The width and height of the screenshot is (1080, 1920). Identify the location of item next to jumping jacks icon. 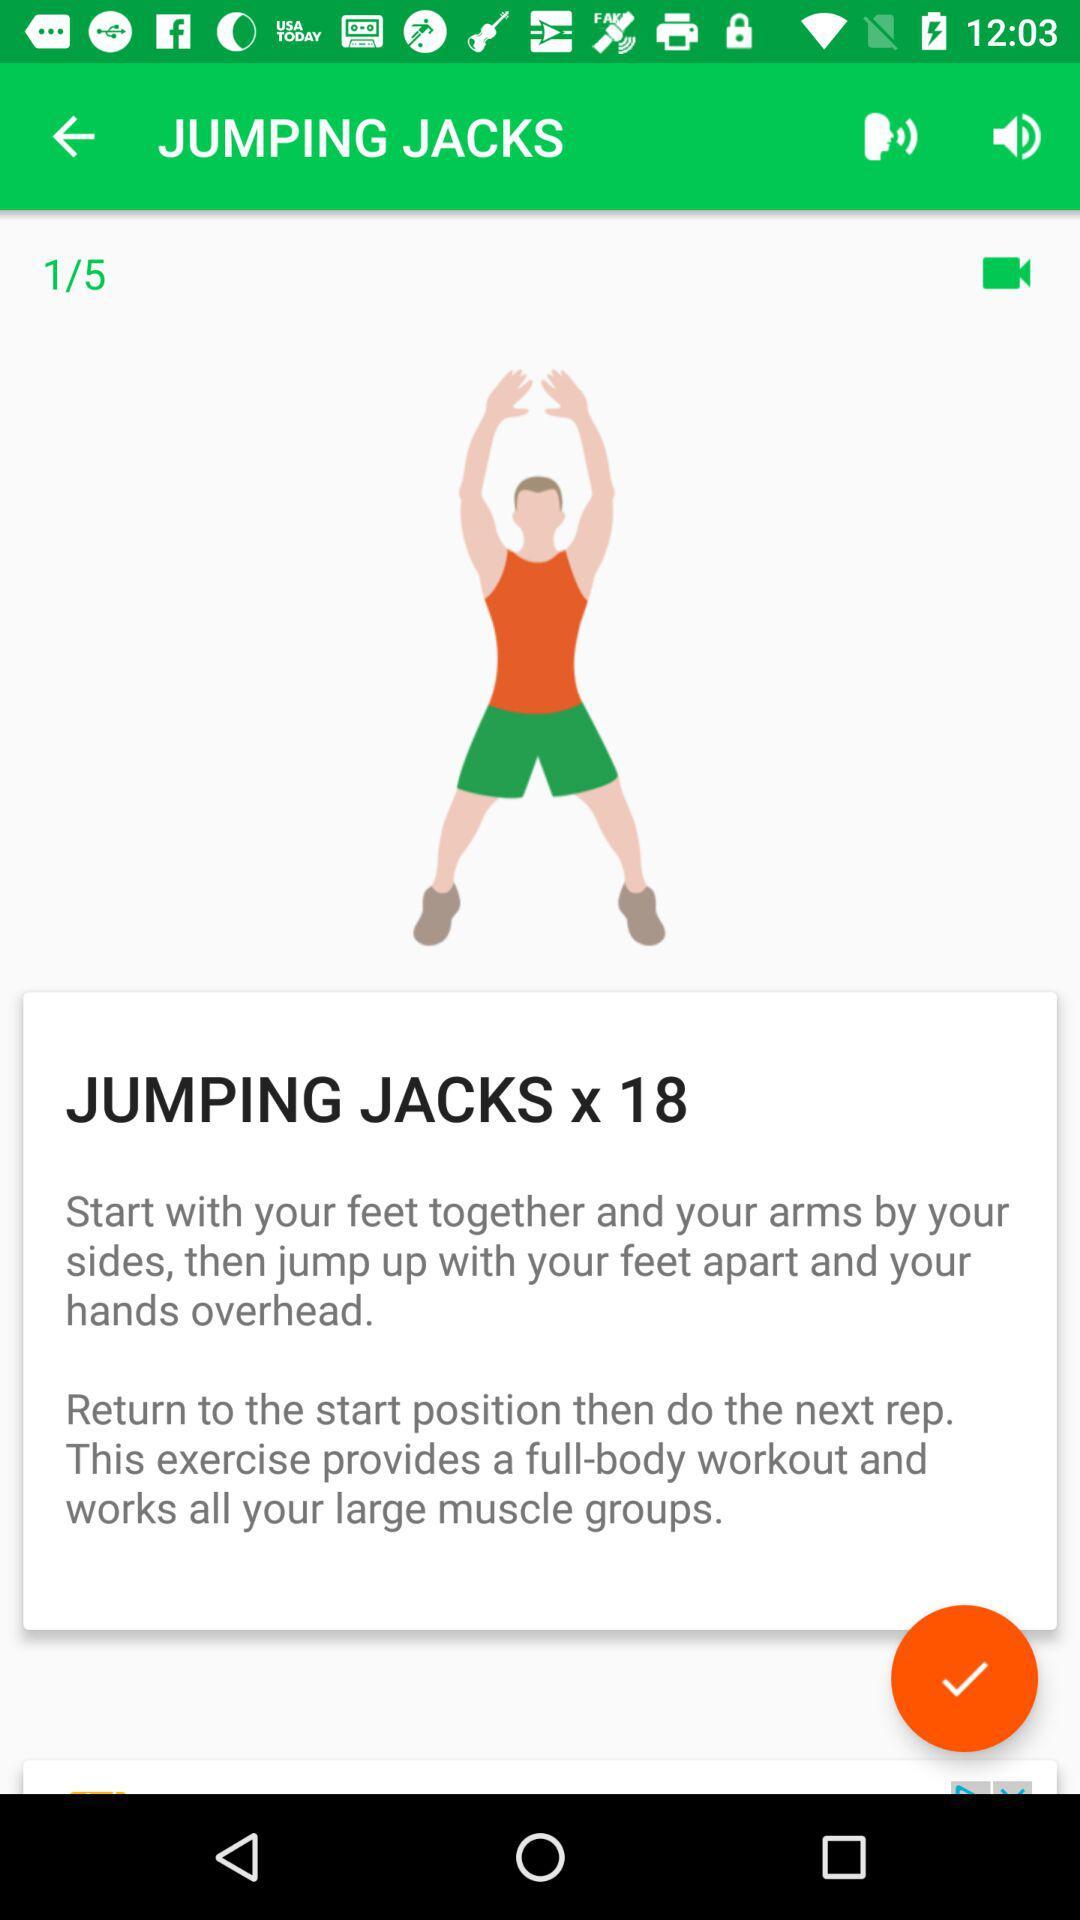
(72, 135).